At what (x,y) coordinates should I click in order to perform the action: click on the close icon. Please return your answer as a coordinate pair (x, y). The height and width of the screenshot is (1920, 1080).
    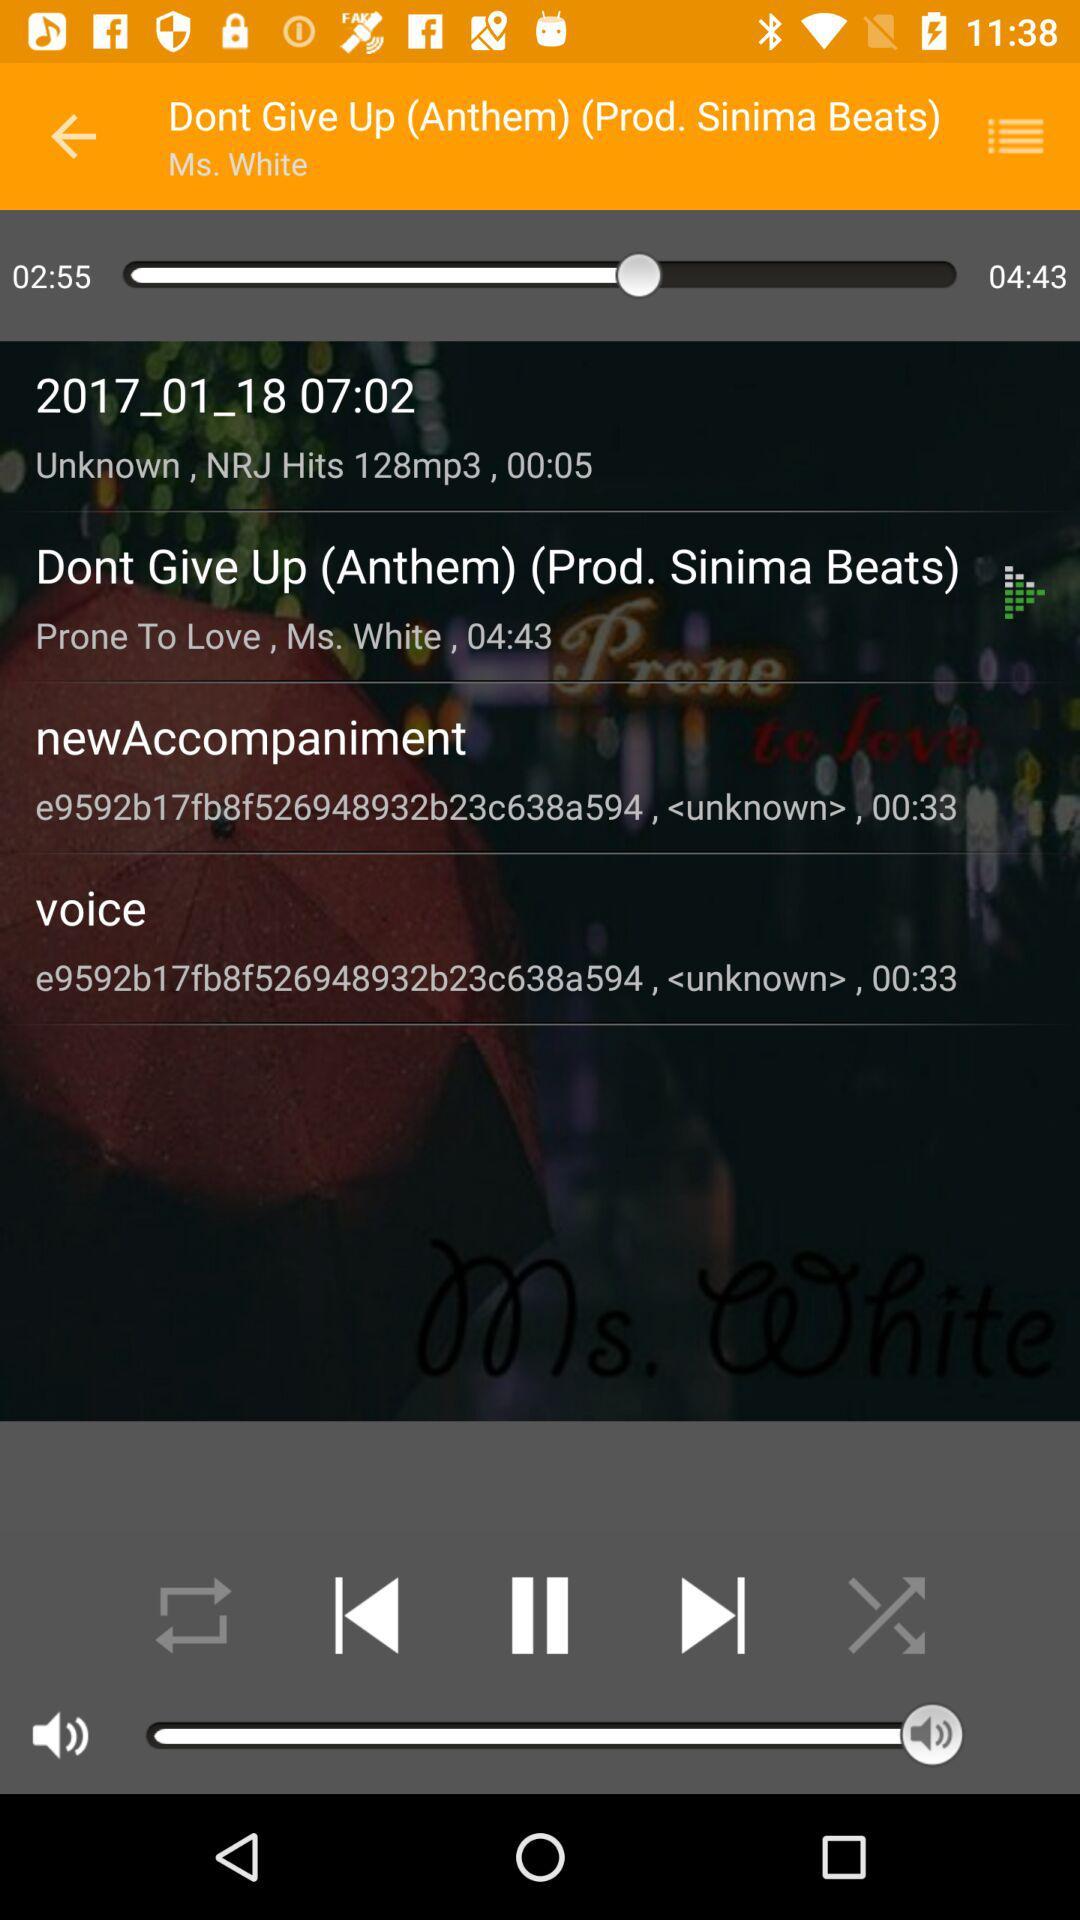
    Looking at the image, I should click on (885, 1615).